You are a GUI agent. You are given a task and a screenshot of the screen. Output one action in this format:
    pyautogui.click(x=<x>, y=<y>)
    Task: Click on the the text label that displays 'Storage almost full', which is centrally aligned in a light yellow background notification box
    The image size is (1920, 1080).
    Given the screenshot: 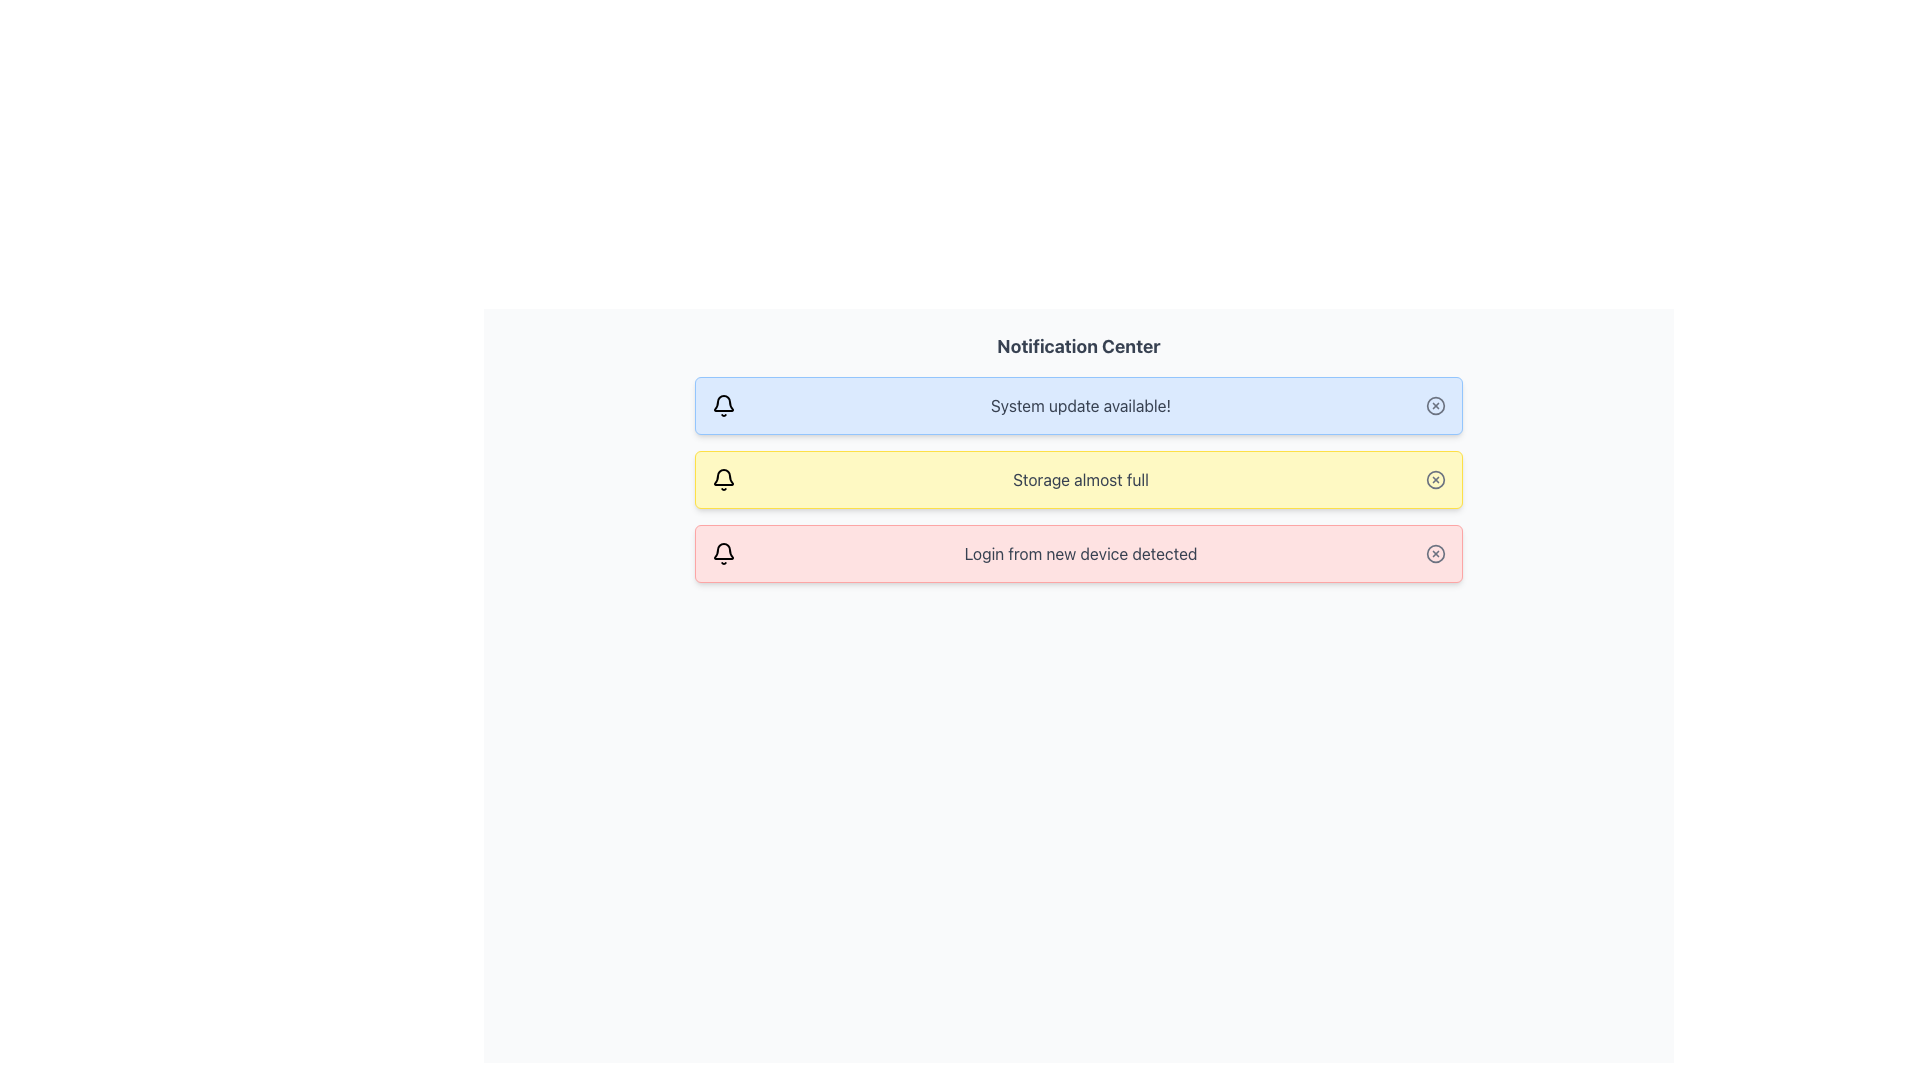 What is the action you would take?
    pyautogui.click(x=1079, y=479)
    